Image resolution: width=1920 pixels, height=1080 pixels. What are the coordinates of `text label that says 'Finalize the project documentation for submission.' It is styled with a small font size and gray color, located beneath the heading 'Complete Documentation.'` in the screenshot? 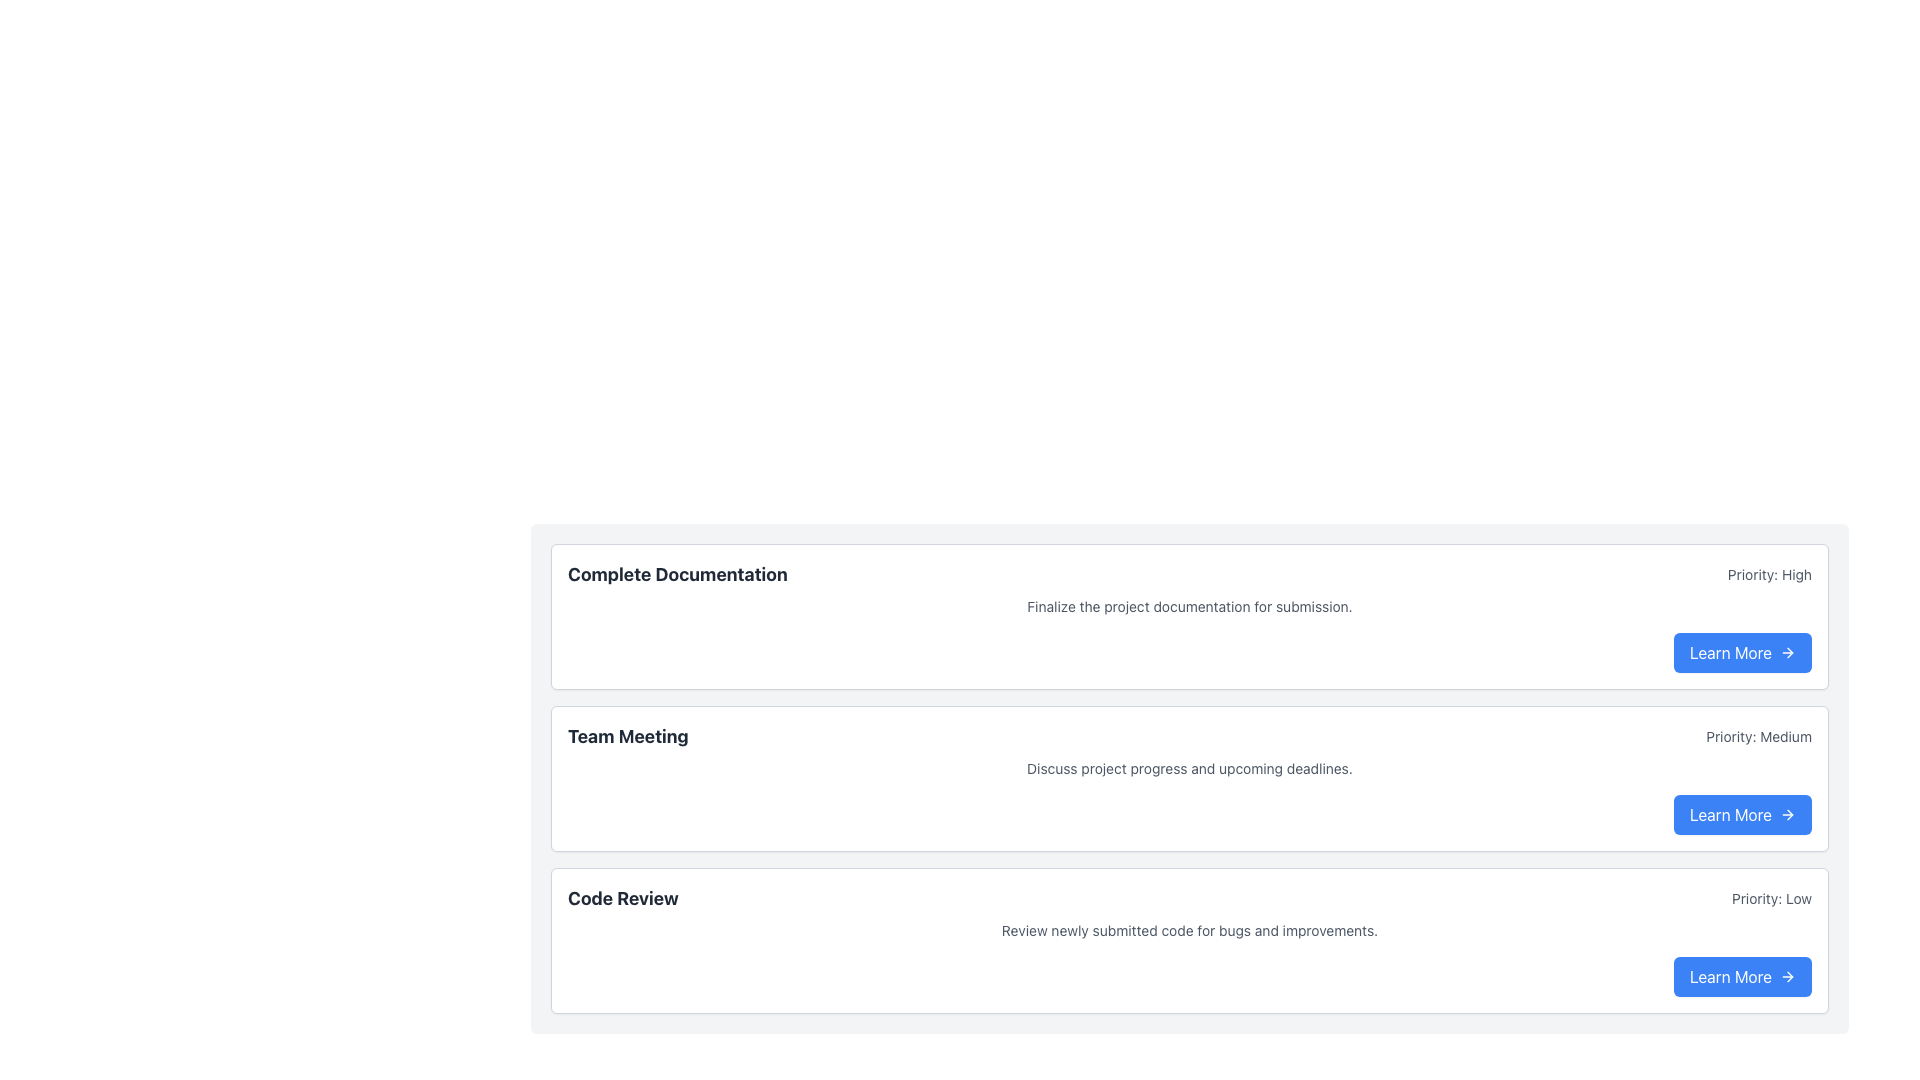 It's located at (1190, 605).